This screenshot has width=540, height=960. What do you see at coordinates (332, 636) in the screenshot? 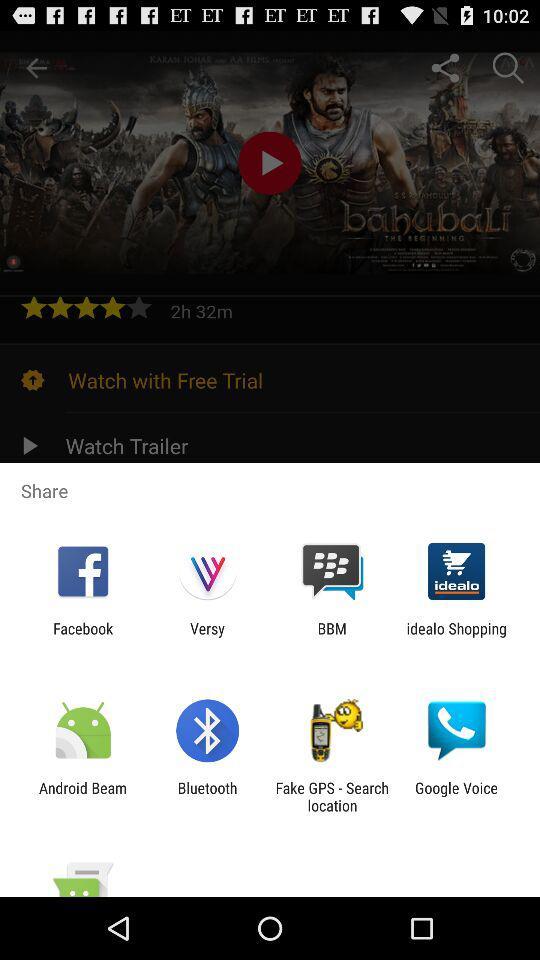
I see `item next to idealo shopping icon` at bounding box center [332, 636].